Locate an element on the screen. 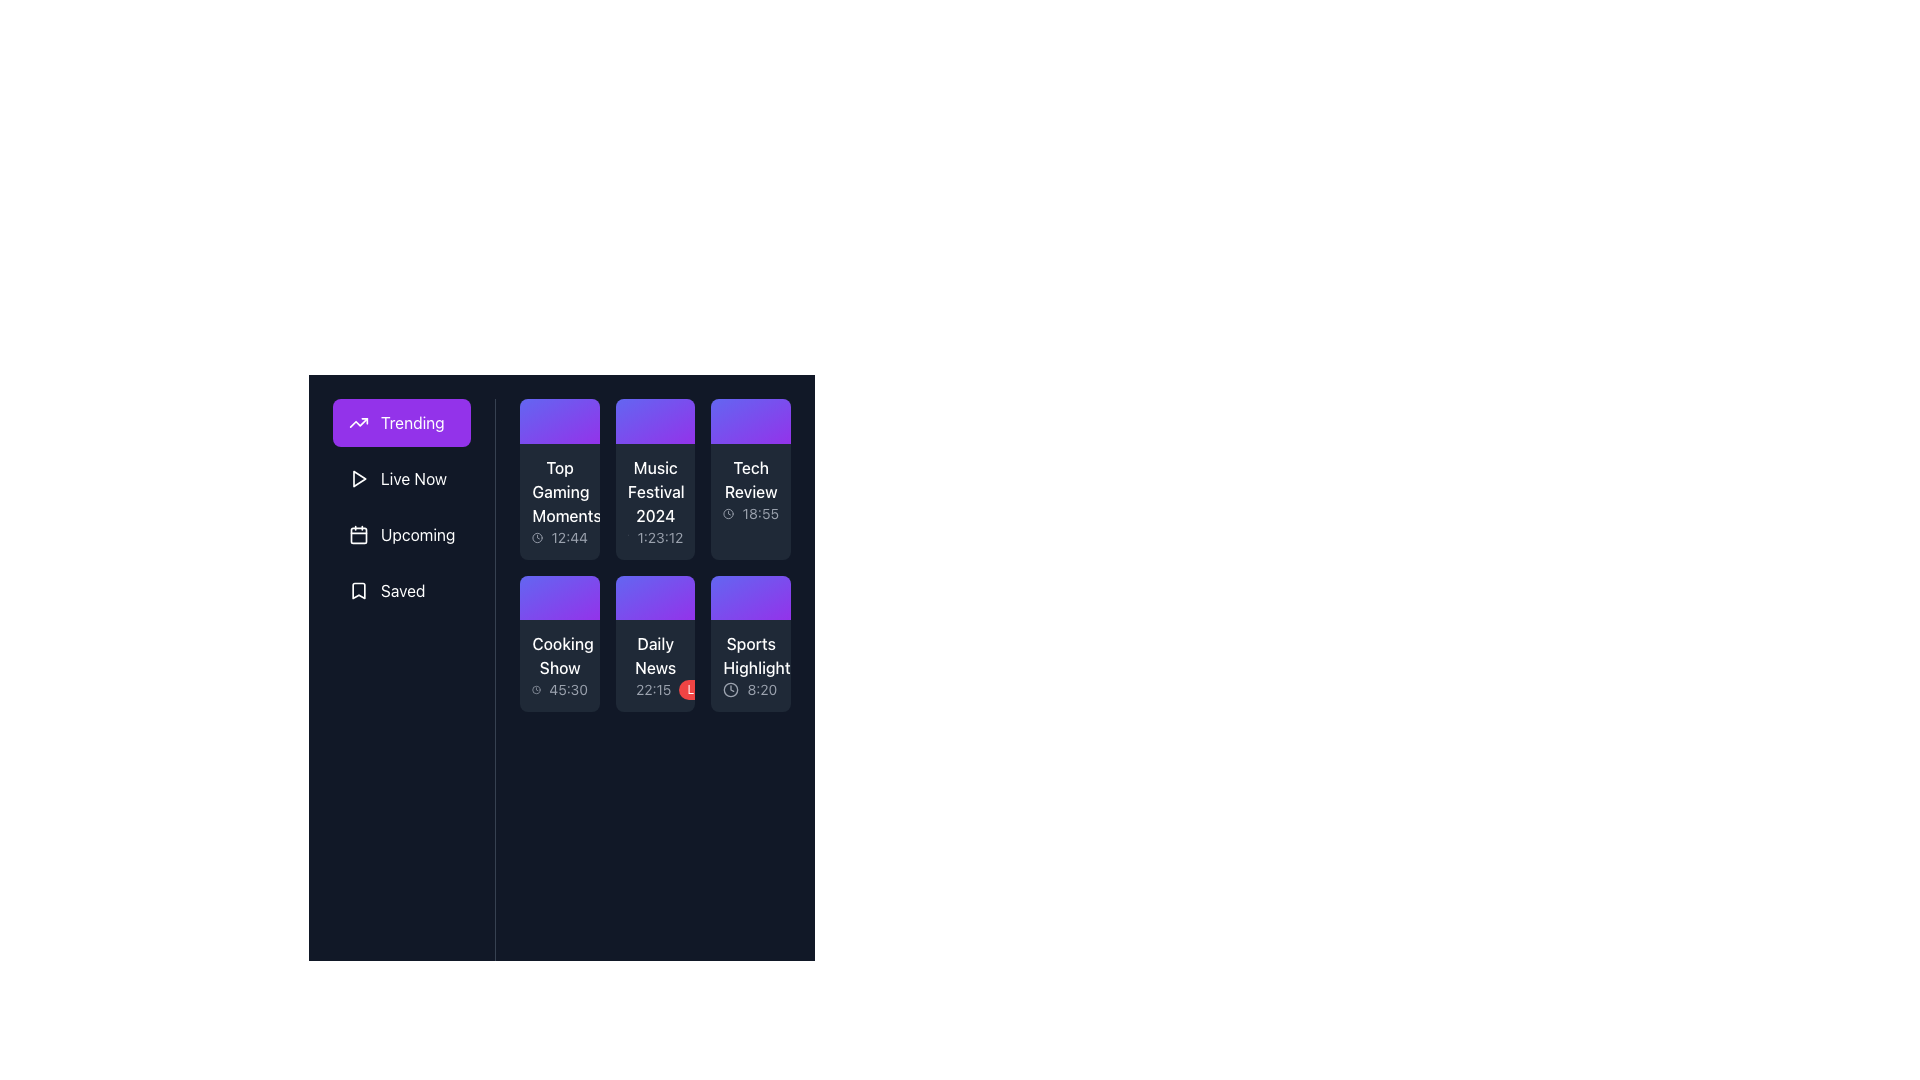  the clock icon, which is a minimalistic circular icon located beside the time text '18:55' within the 'Tech Review' tile in the top-right section of the interface is located at coordinates (728, 512).